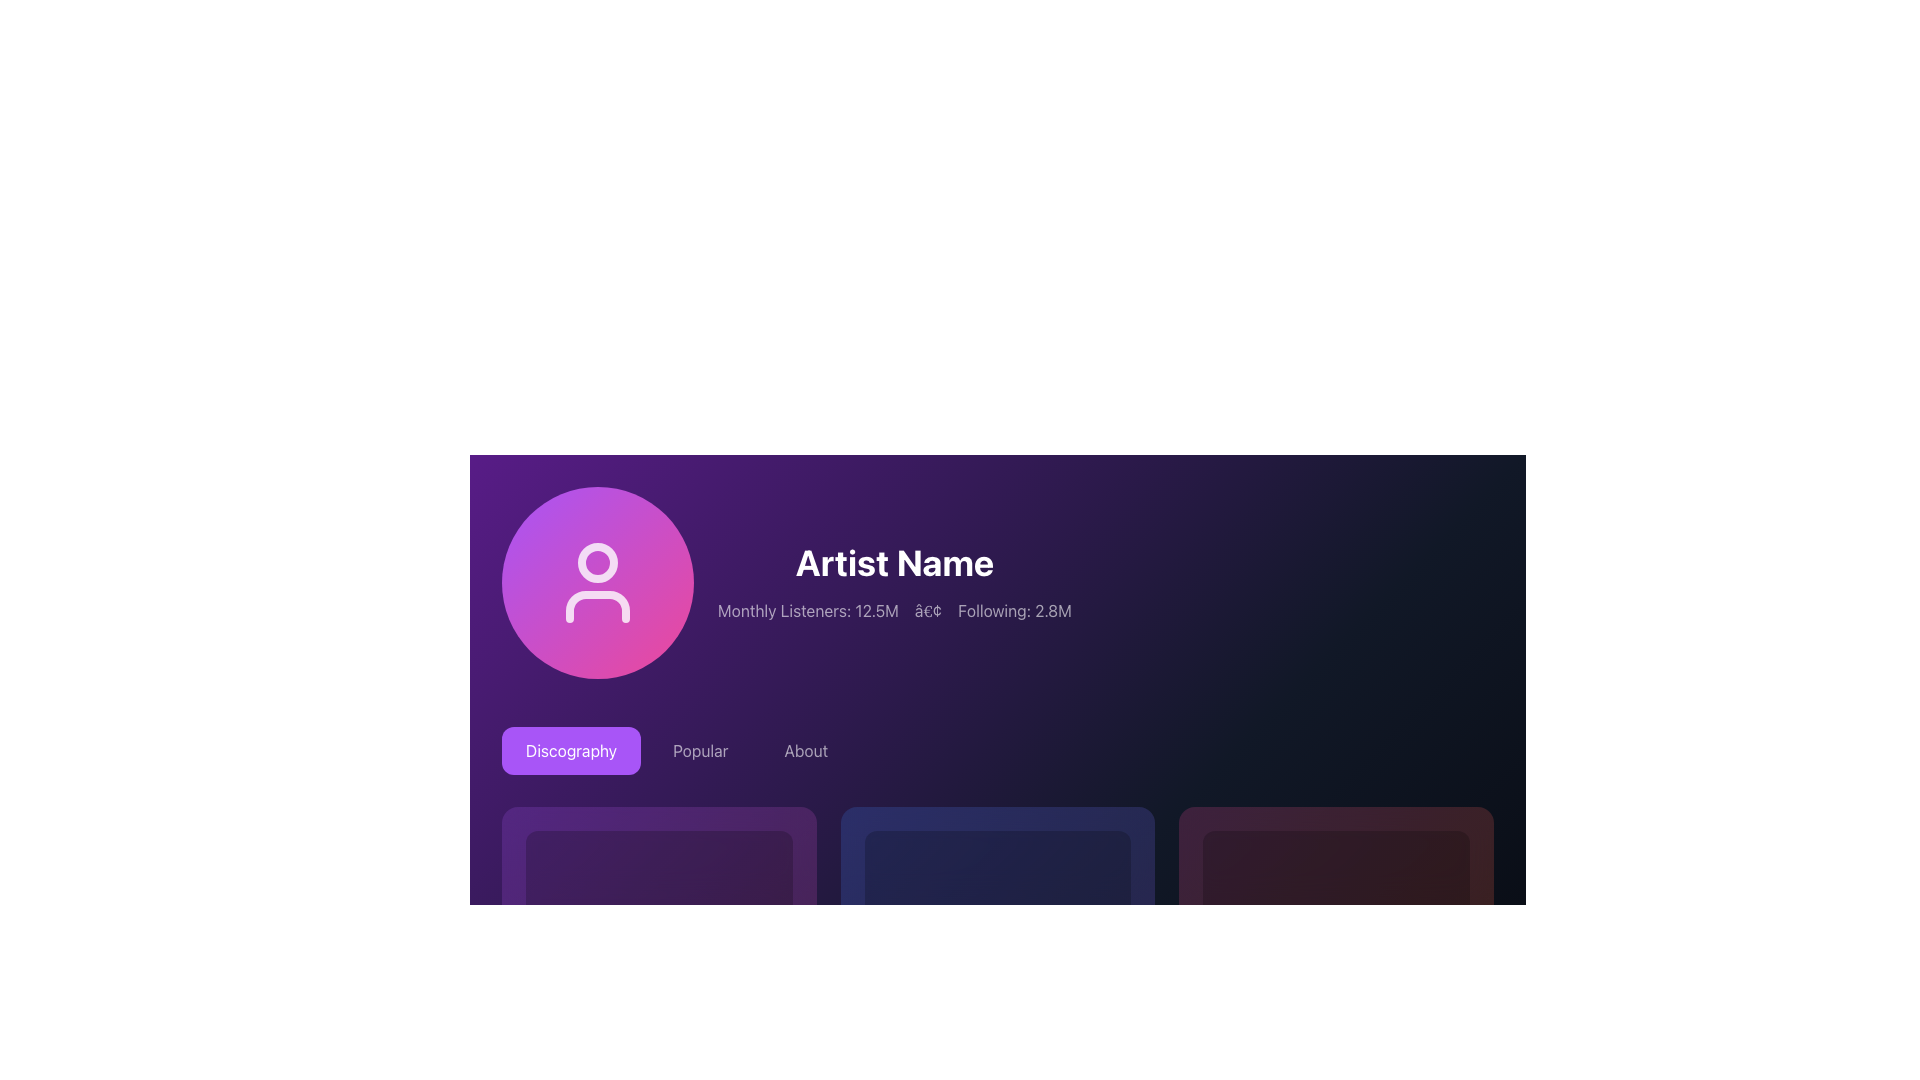 The height and width of the screenshot is (1080, 1920). Describe the element at coordinates (998, 751) in the screenshot. I see `the 'About' tab in the Tab navigation menu` at that location.